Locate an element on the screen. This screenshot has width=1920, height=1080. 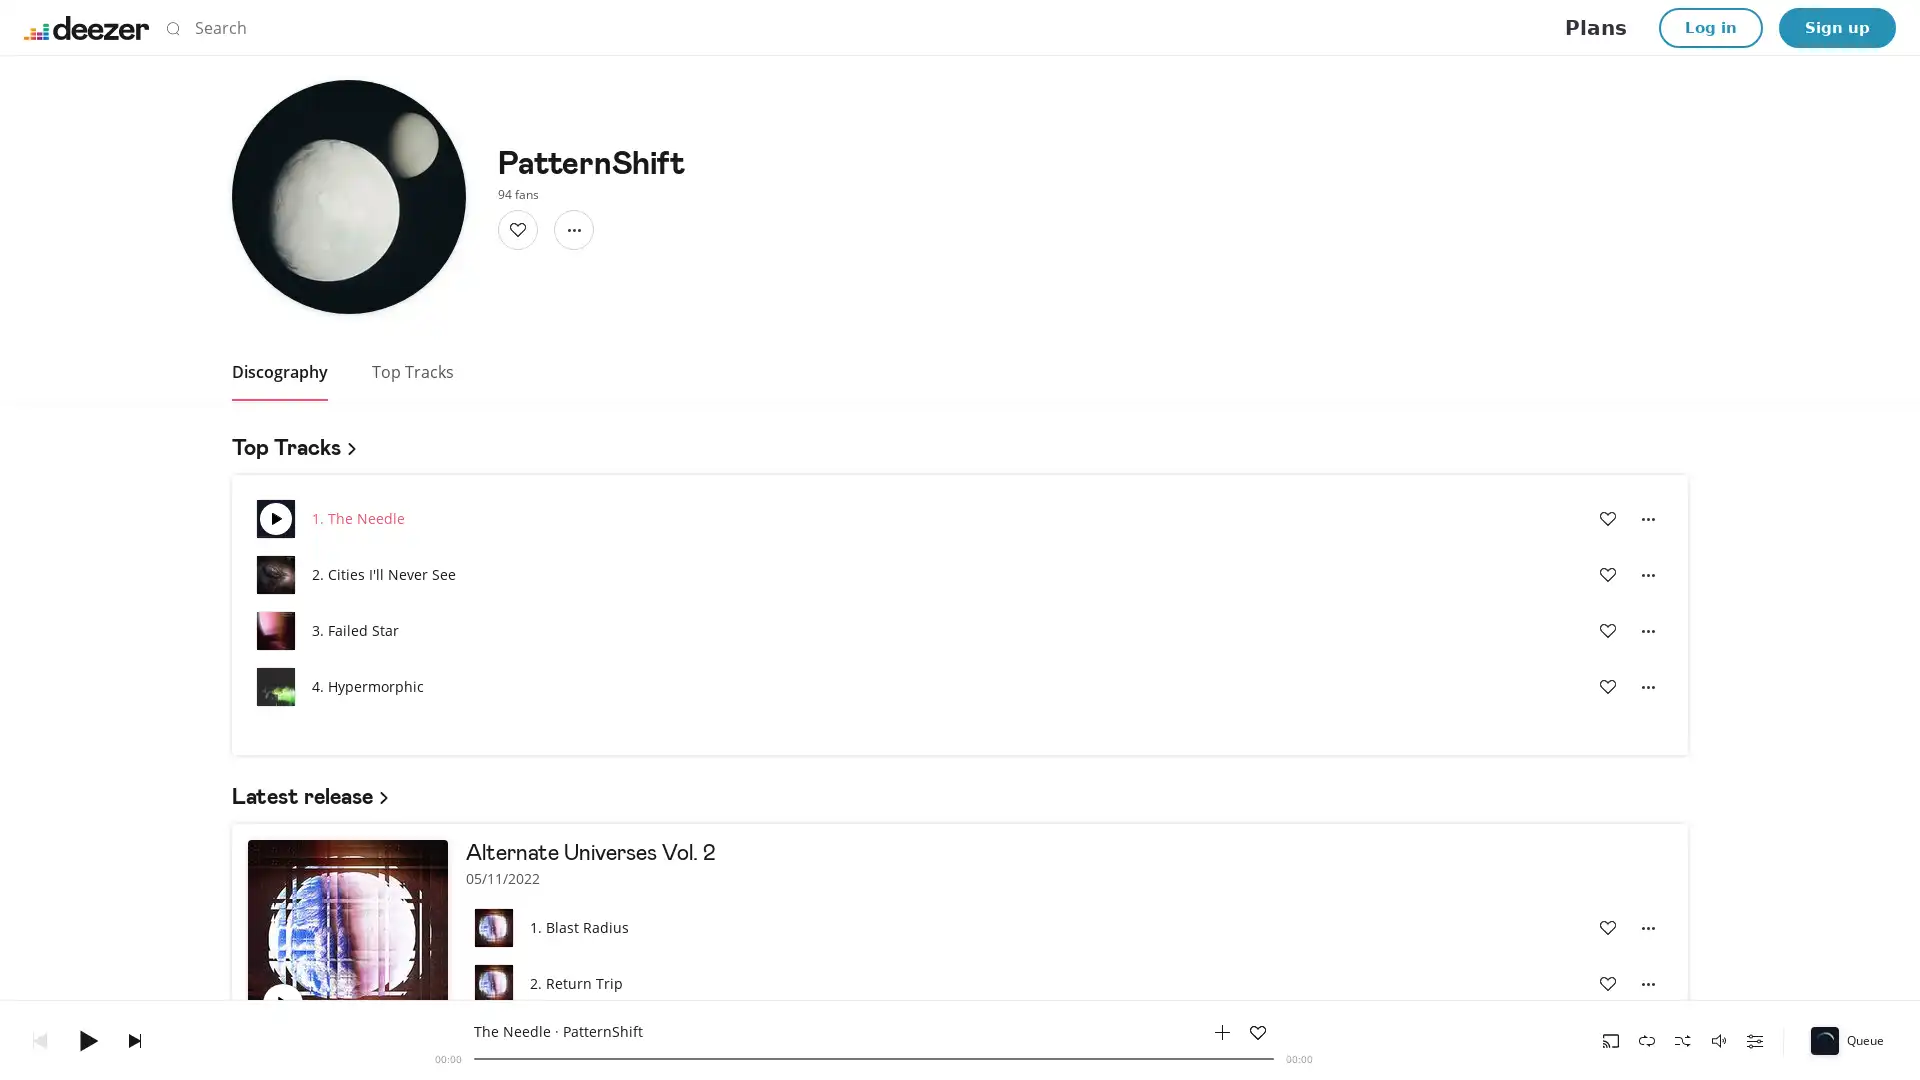
Add to Favorite tracks is located at coordinates (1608, 574).